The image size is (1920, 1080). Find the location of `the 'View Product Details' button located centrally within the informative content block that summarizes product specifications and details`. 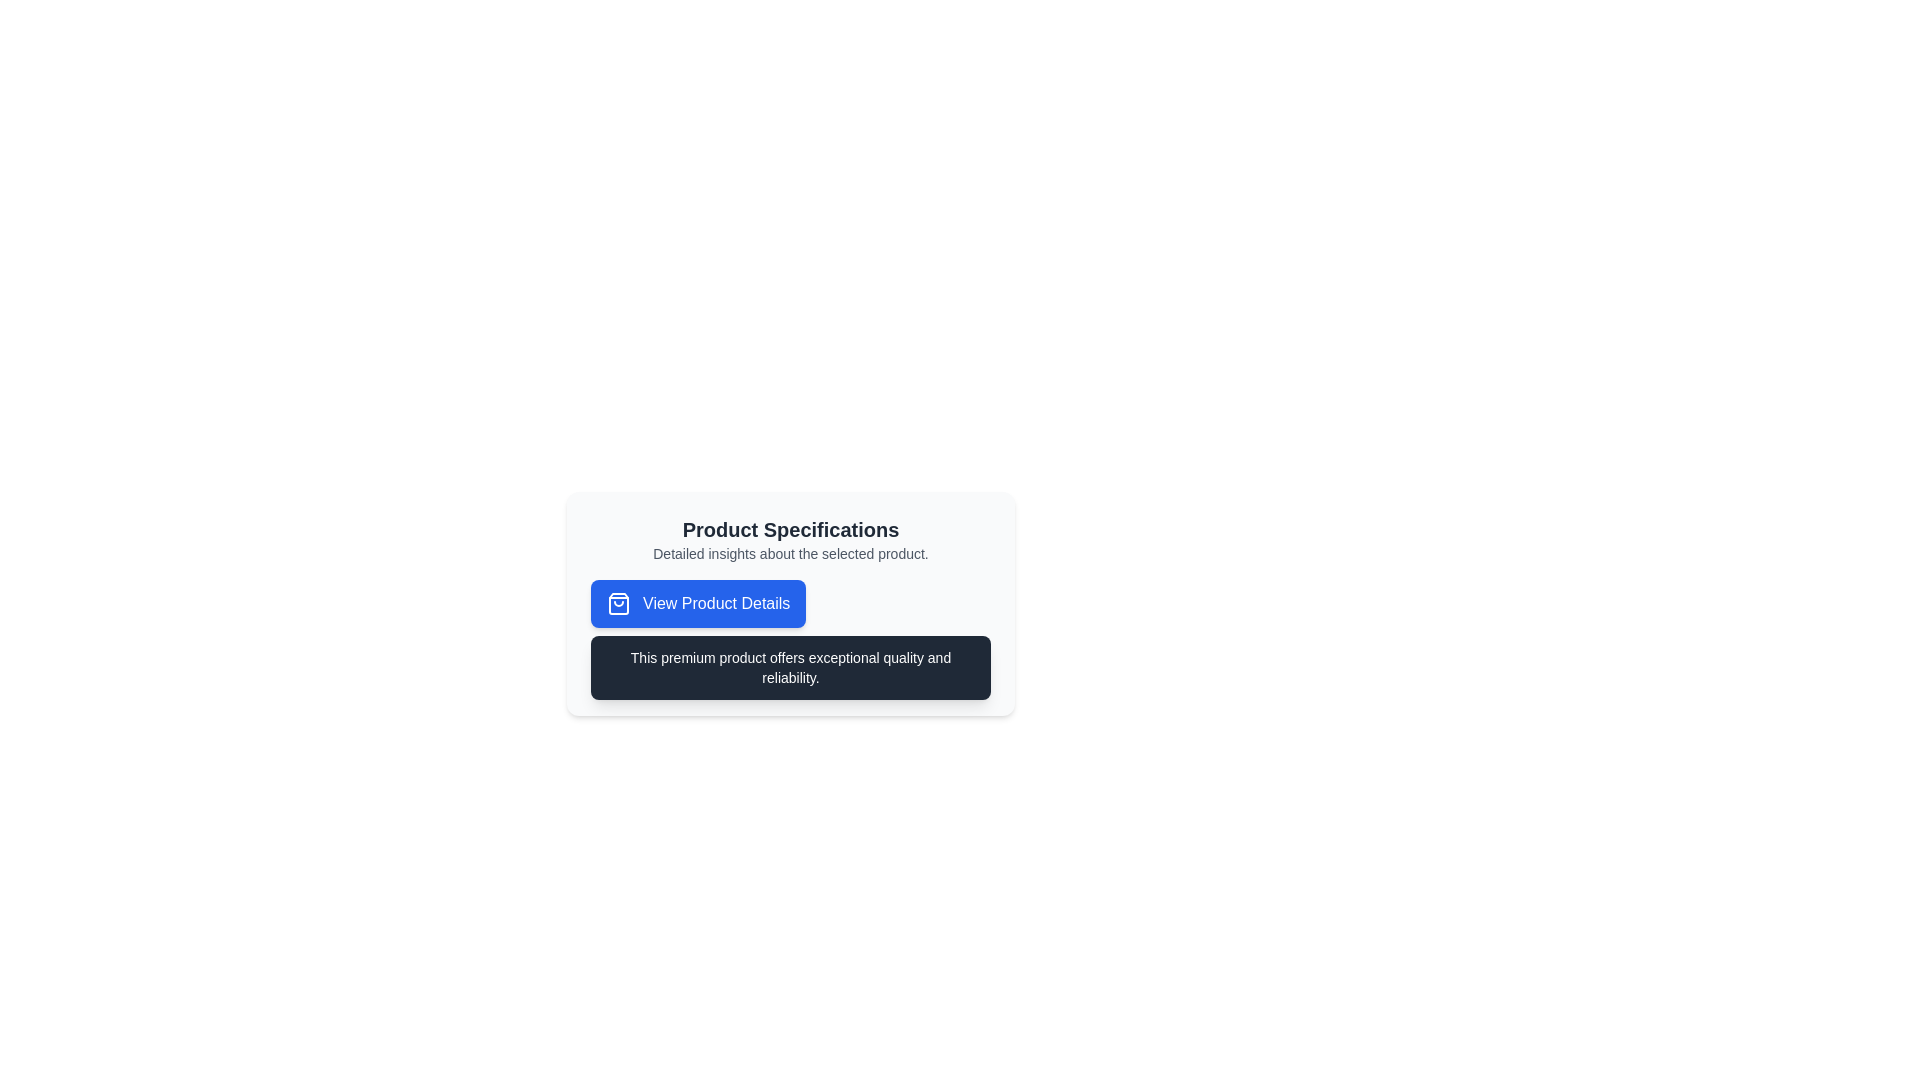

the 'View Product Details' button located centrally within the informative content block that summarizes product specifications and details is located at coordinates (790, 603).